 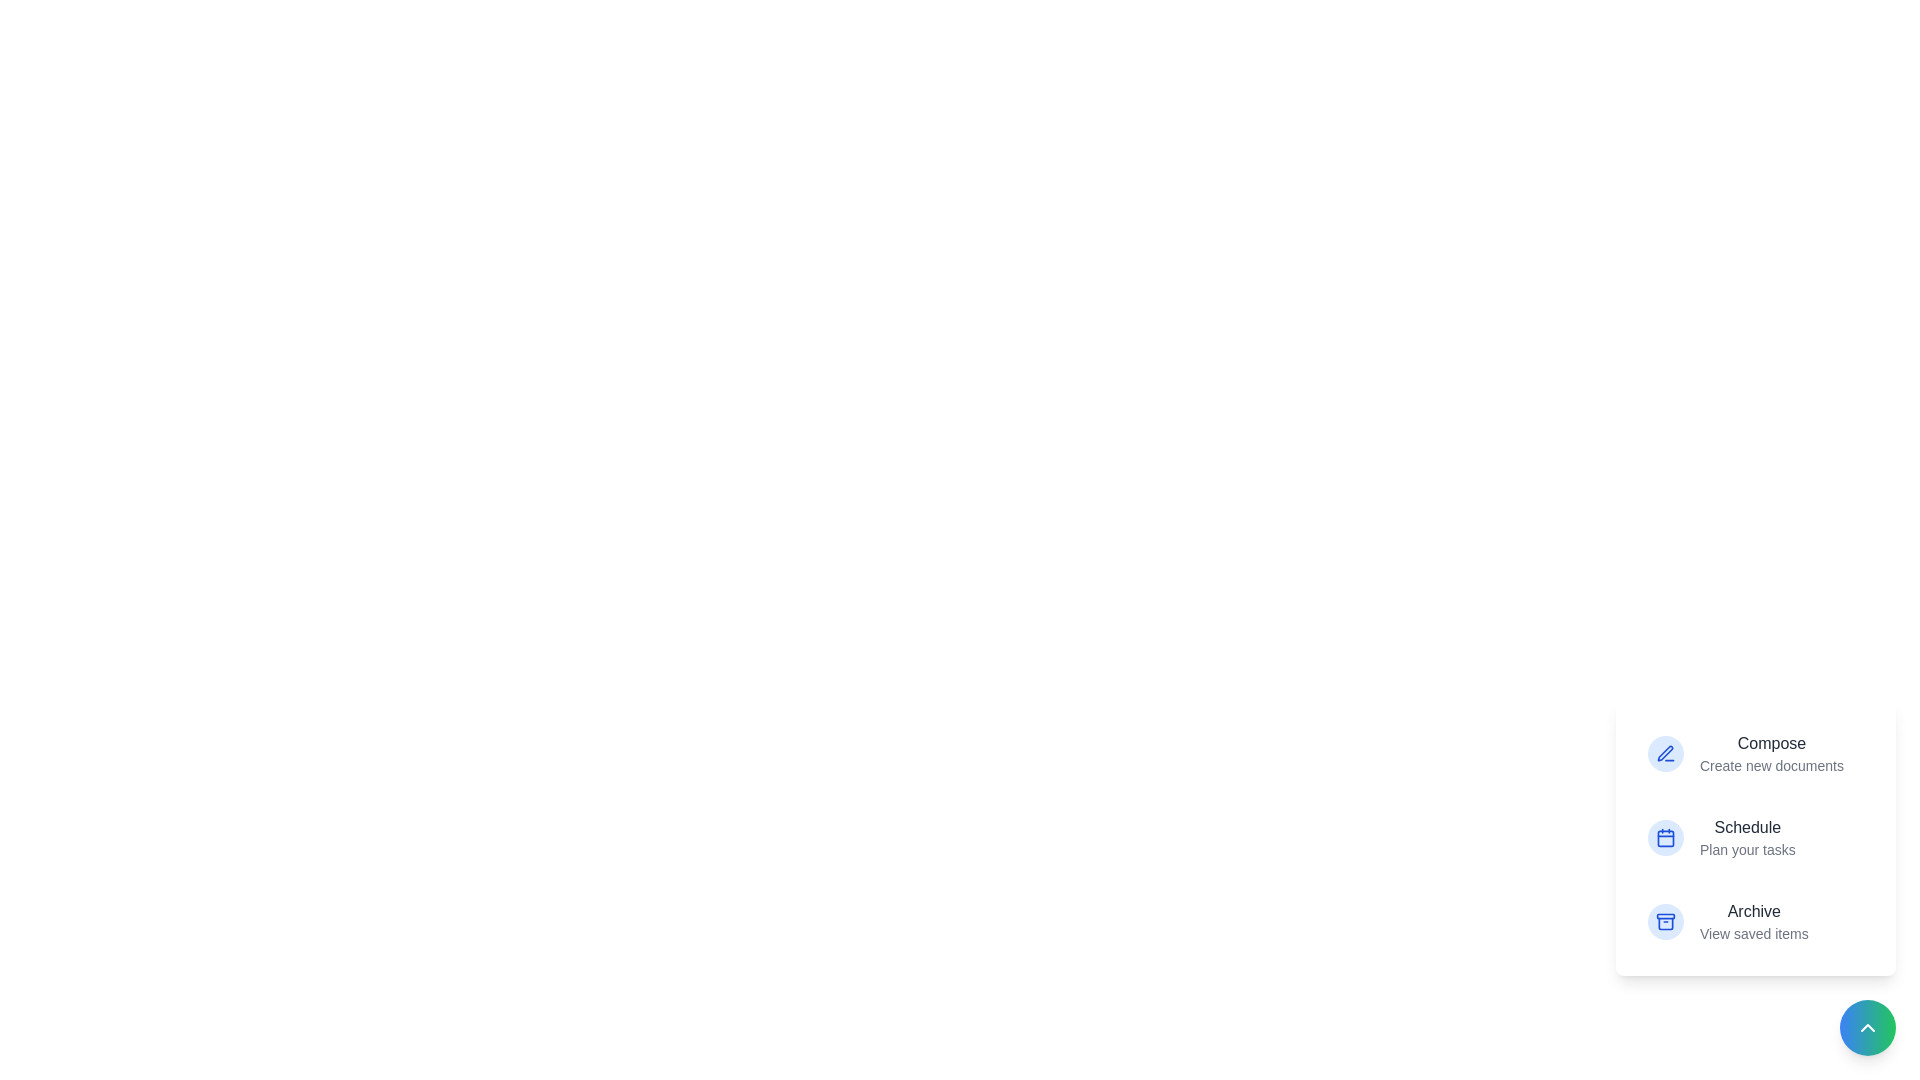 What do you see at coordinates (1665, 921) in the screenshot?
I see `the icon corresponding to Archive in the action menu` at bounding box center [1665, 921].